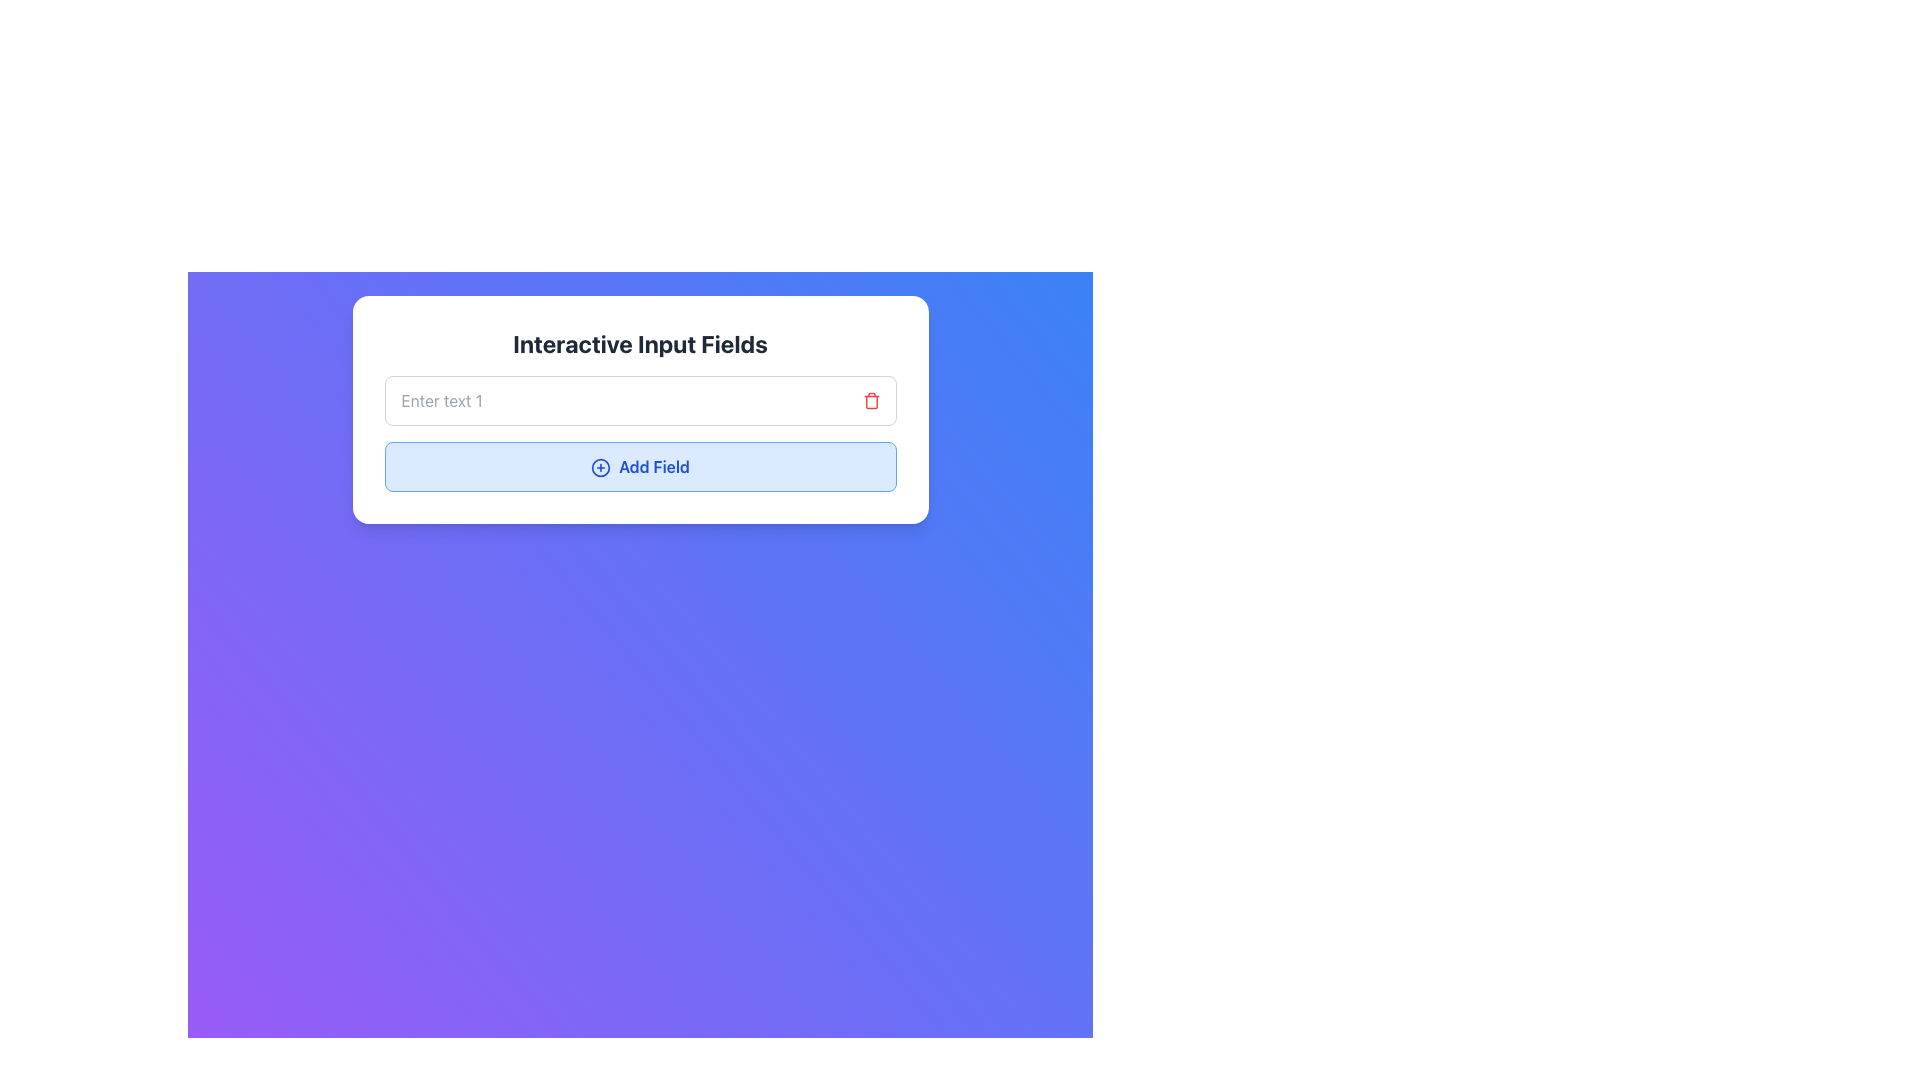 This screenshot has height=1080, width=1920. Describe the element at coordinates (640, 466) in the screenshot. I see `the button located under the heading 'Interactive Input Fields'` at that location.